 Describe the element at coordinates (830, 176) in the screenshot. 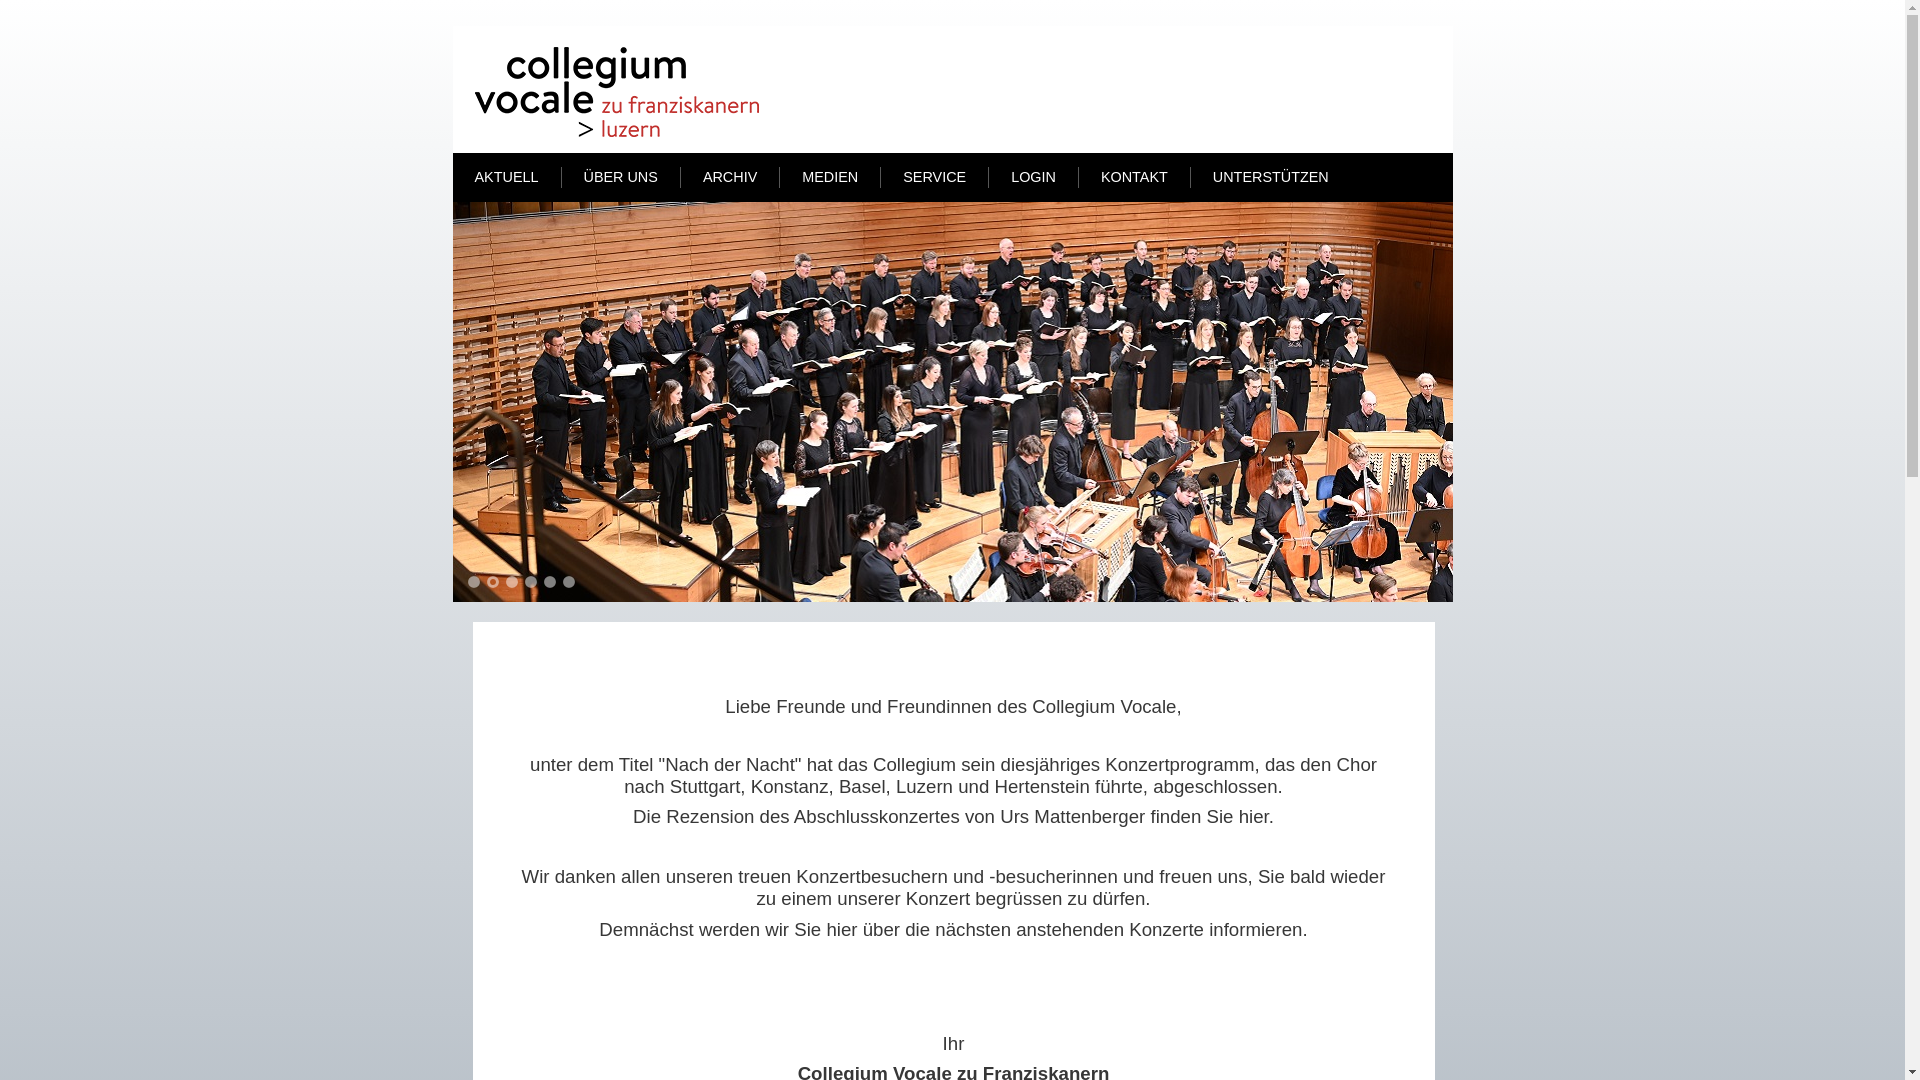

I see `'MEDIEN'` at that location.